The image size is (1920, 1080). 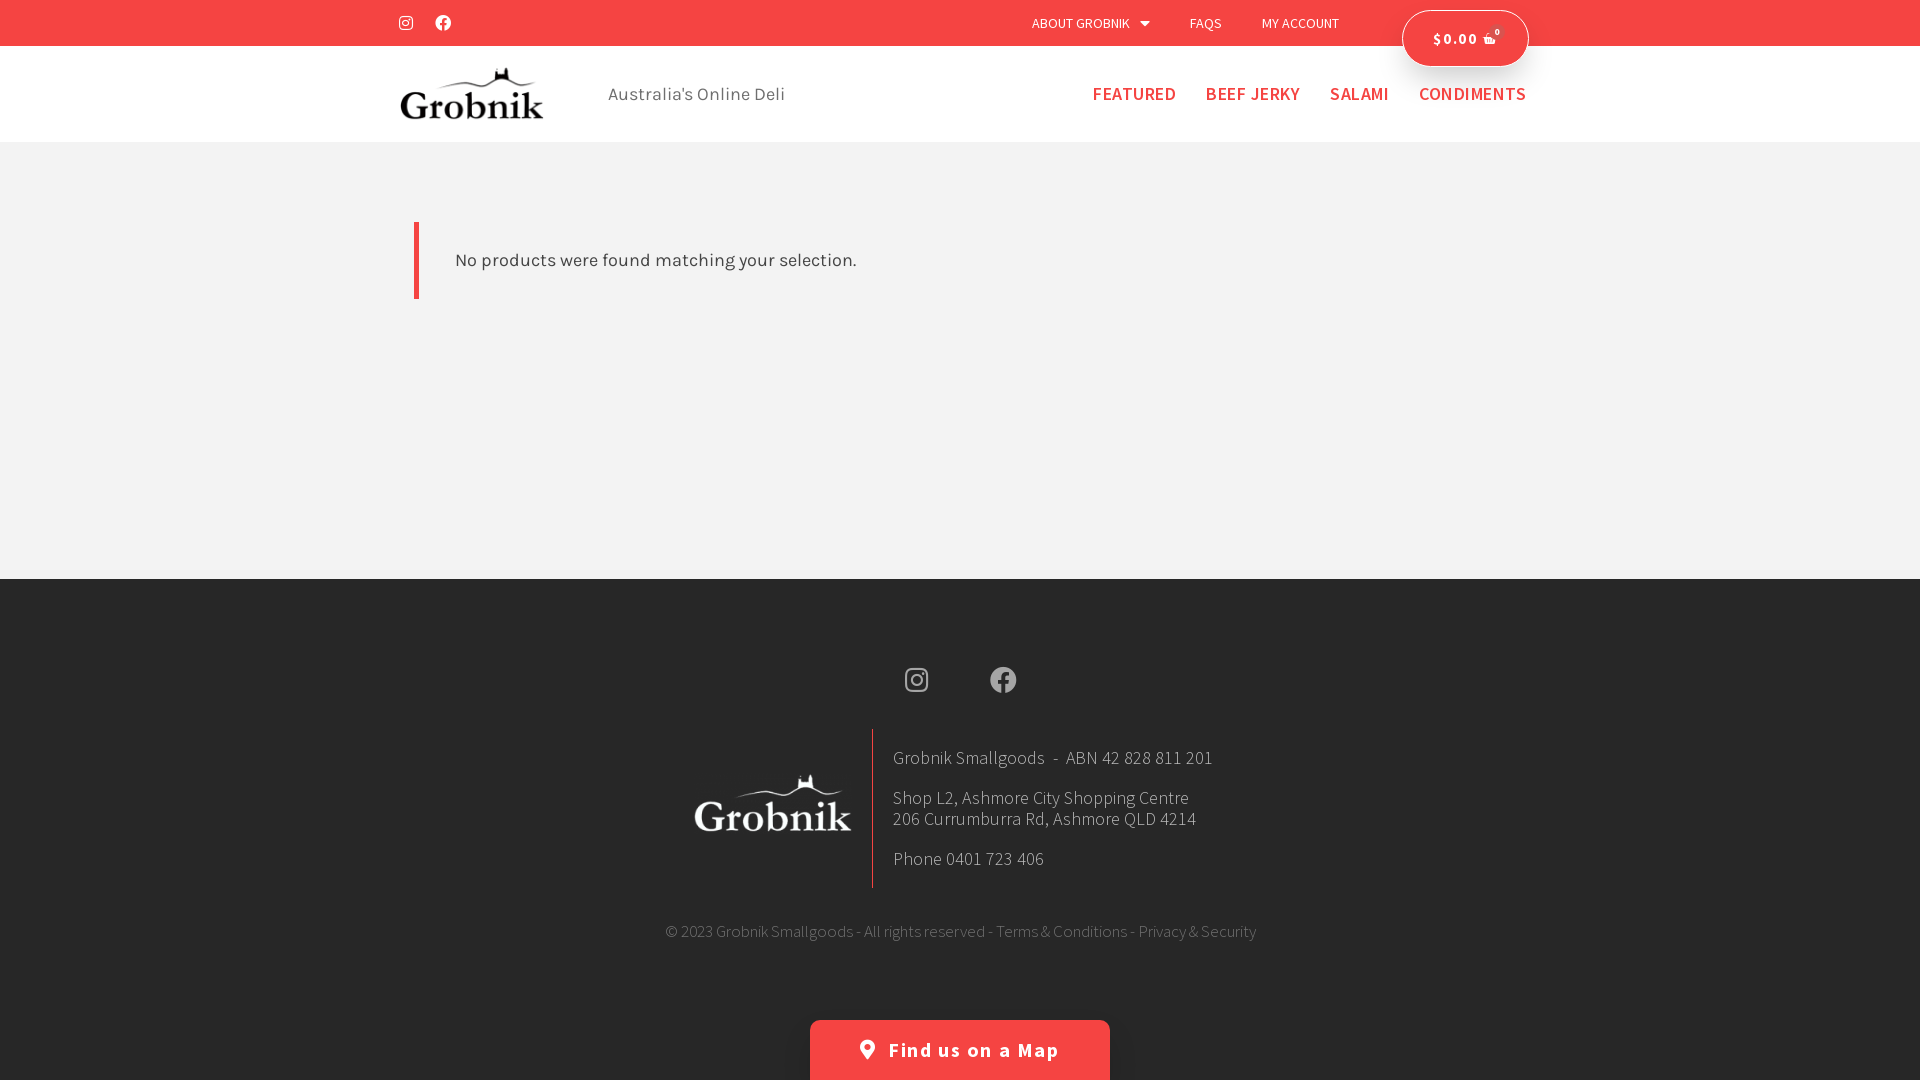 What do you see at coordinates (1204, 23) in the screenshot?
I see `'FAQS'` at bounding box center [1204, 23].